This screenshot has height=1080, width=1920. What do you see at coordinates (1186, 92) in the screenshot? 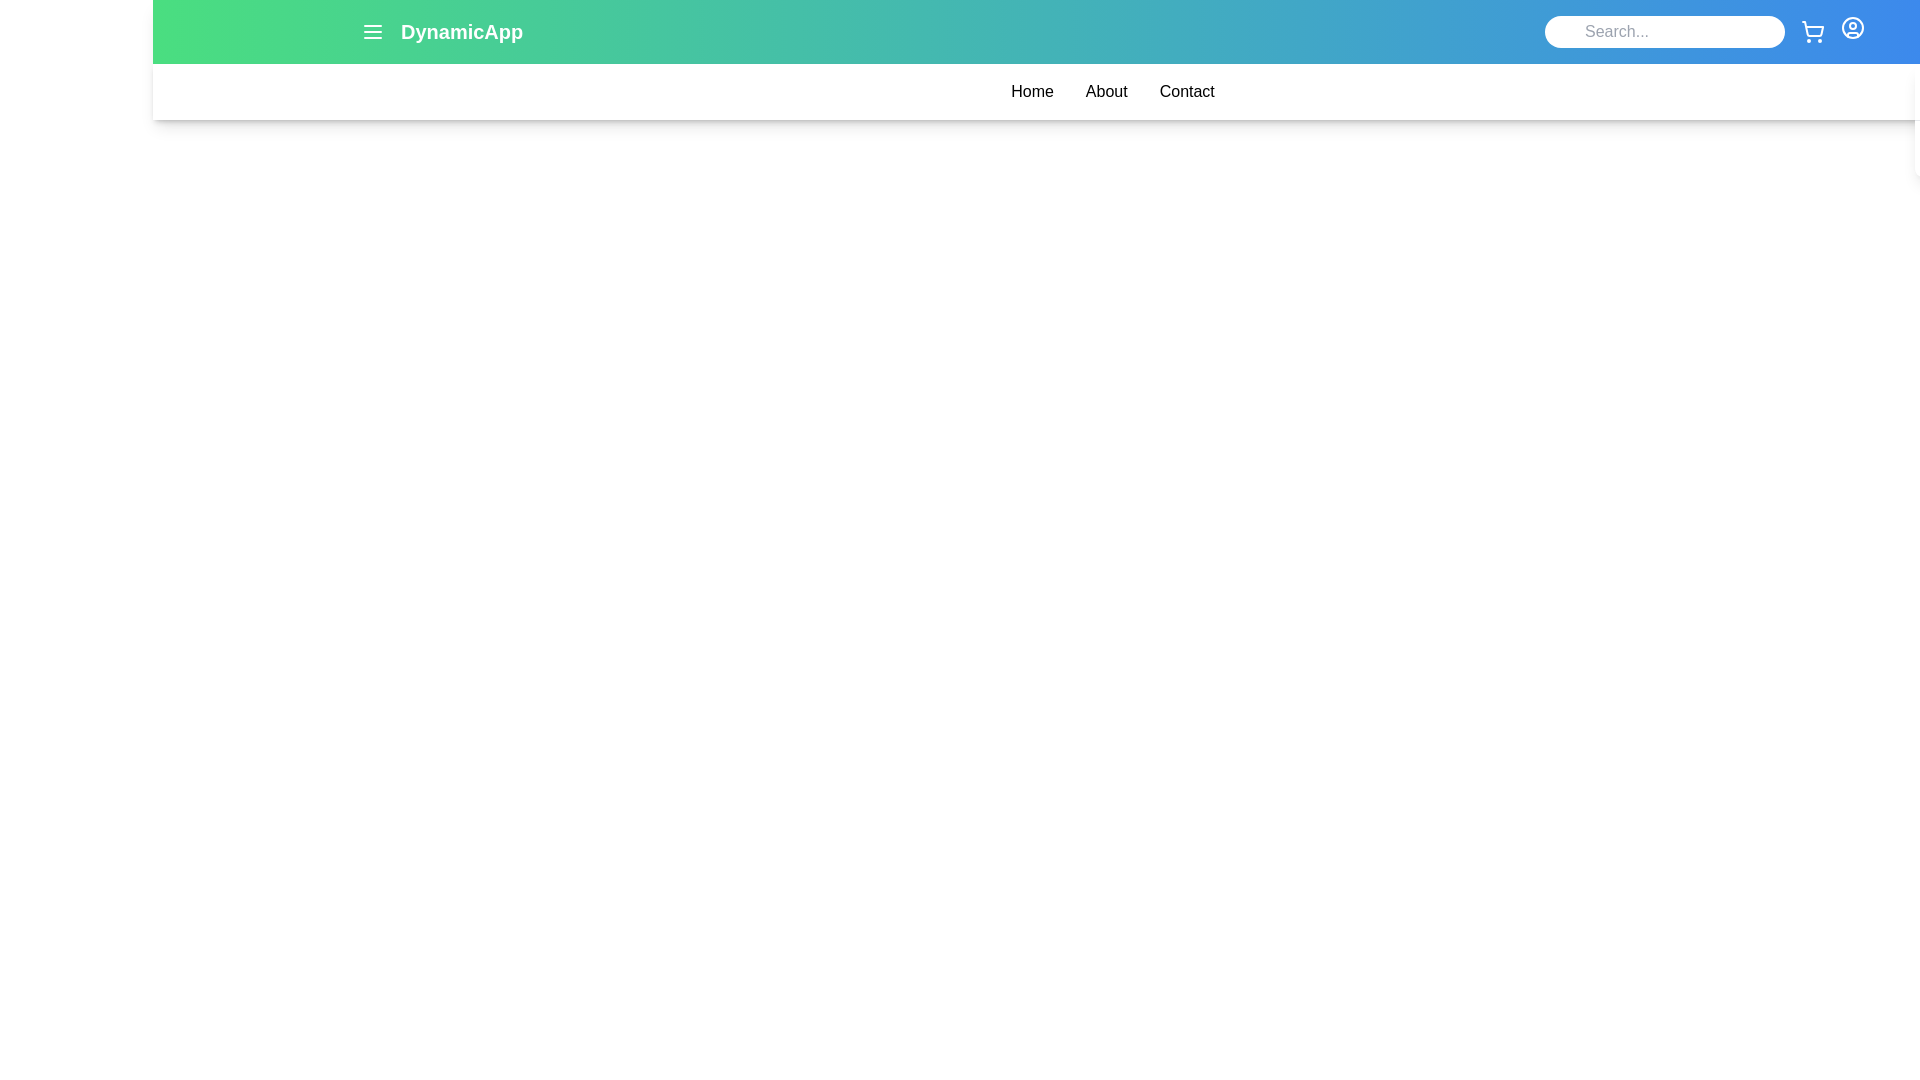
I see `the 'Contact' link in the menu bar` at bounding box center [1186, 92].